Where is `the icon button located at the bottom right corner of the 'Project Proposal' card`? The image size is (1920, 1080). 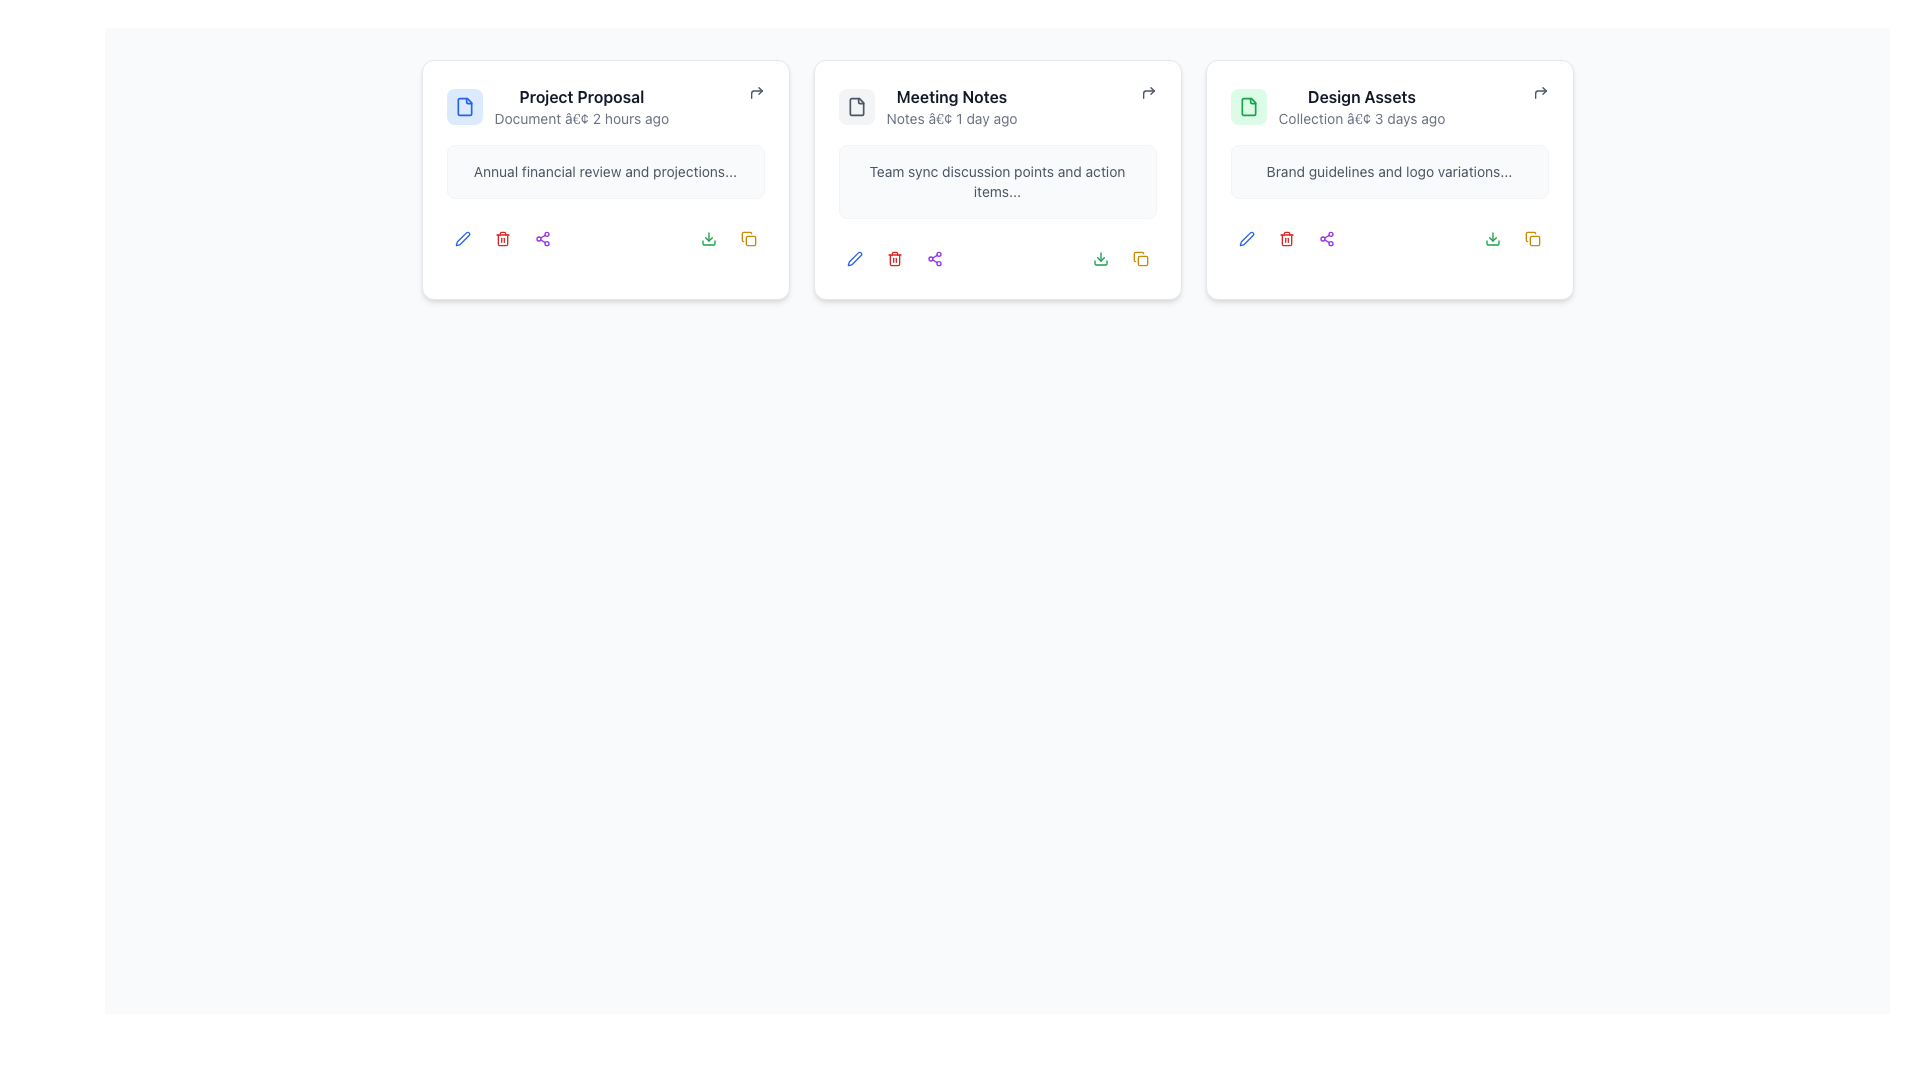
the icon button located at the bottom right corner of the 'Project Proposal' card is located at coordinates (747, 238).